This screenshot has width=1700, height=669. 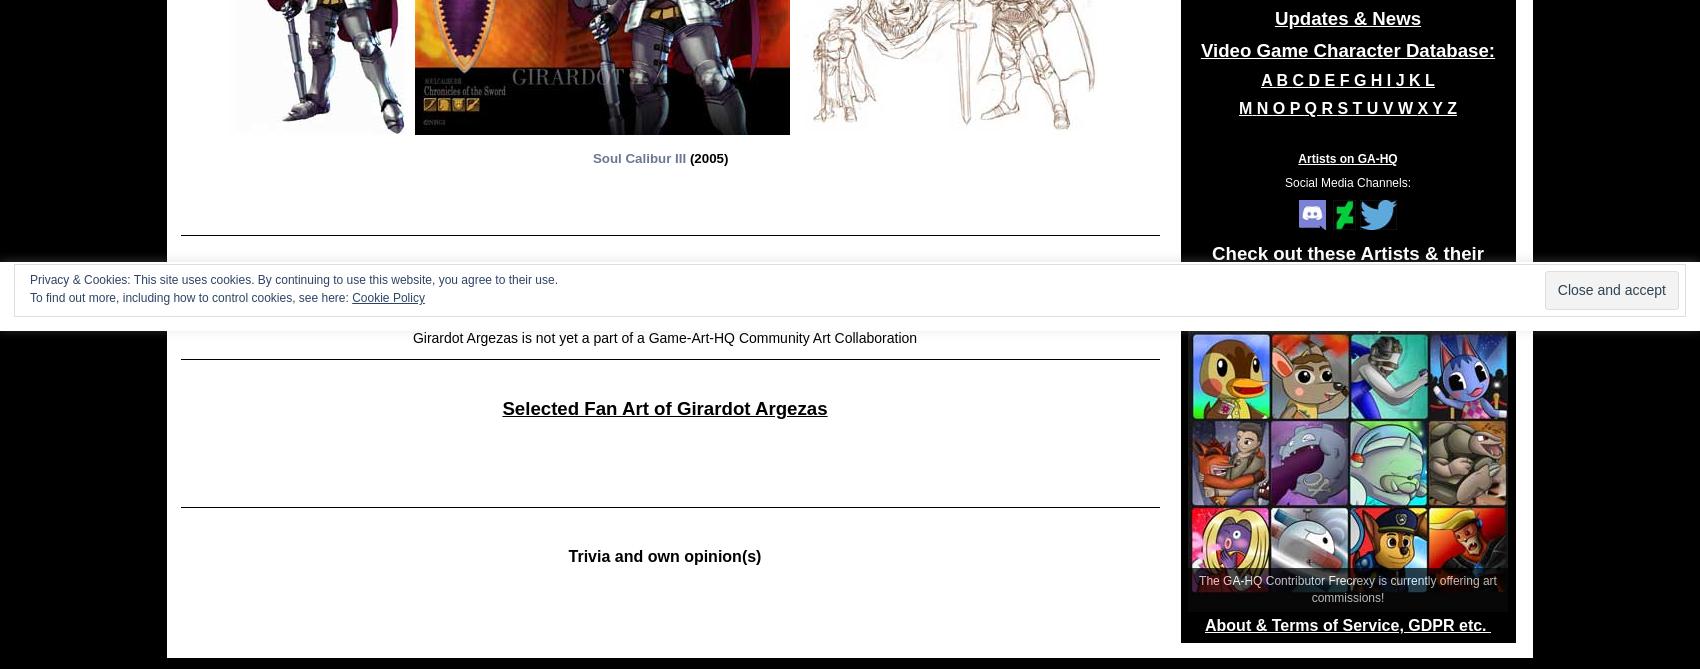 What do you see at coordinates (1415, 80) in the screenshot?
I see `'K'` at bounding box center [1415, 80].